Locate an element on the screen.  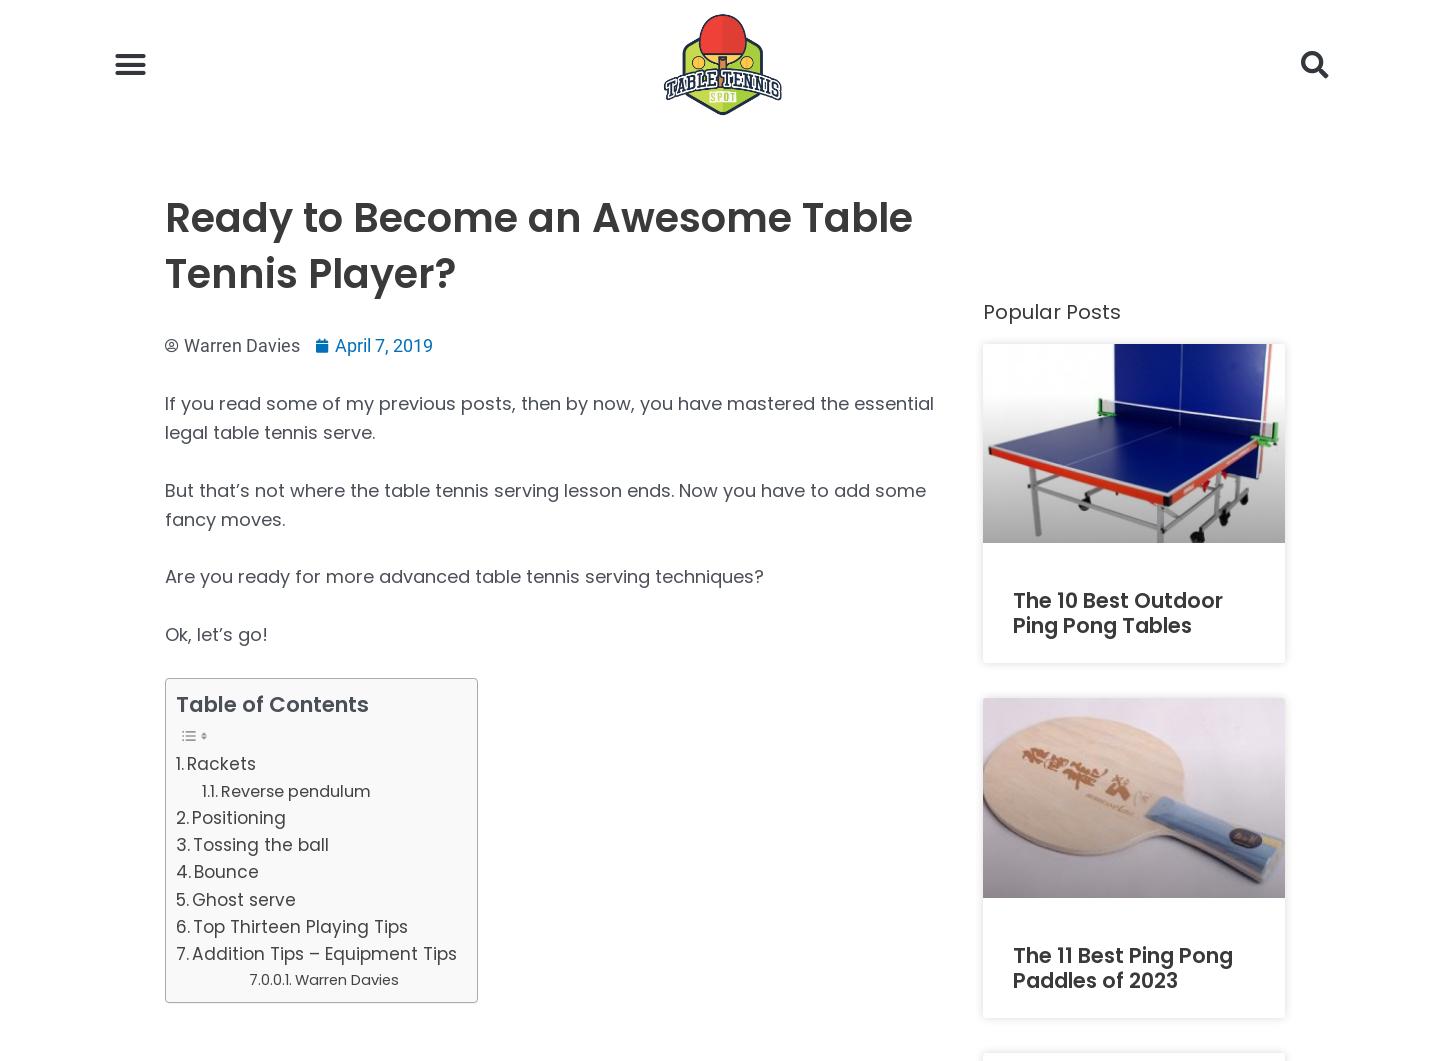
'If you read some of my previous posts, then by now, you have mastered the essential legal table tennis serve.' is located at coordinates (164, 418).